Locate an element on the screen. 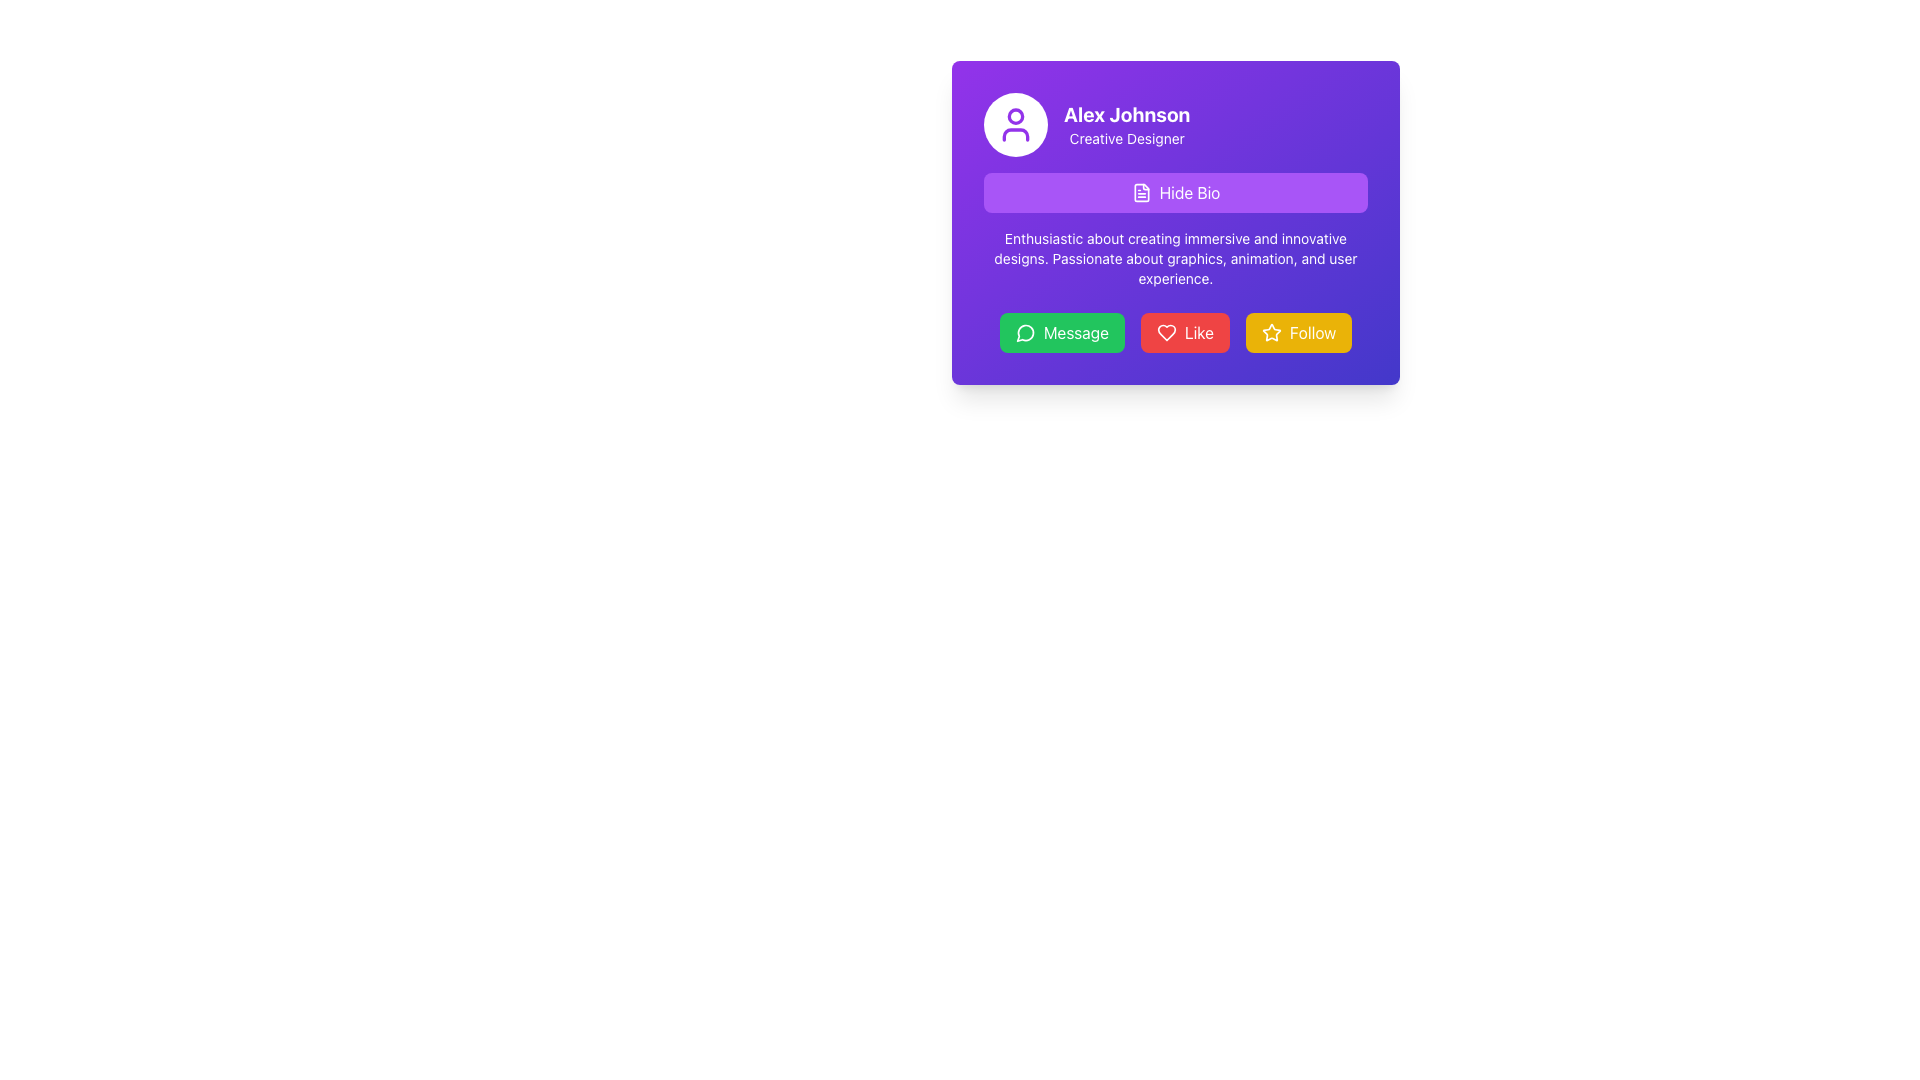 This screenshot has height=1080, width=1920. the text within the like button located to the right of the green 'Message' button and to the left of the yellow 'Follow' button on the user card is located at coordinates (1199, 331).